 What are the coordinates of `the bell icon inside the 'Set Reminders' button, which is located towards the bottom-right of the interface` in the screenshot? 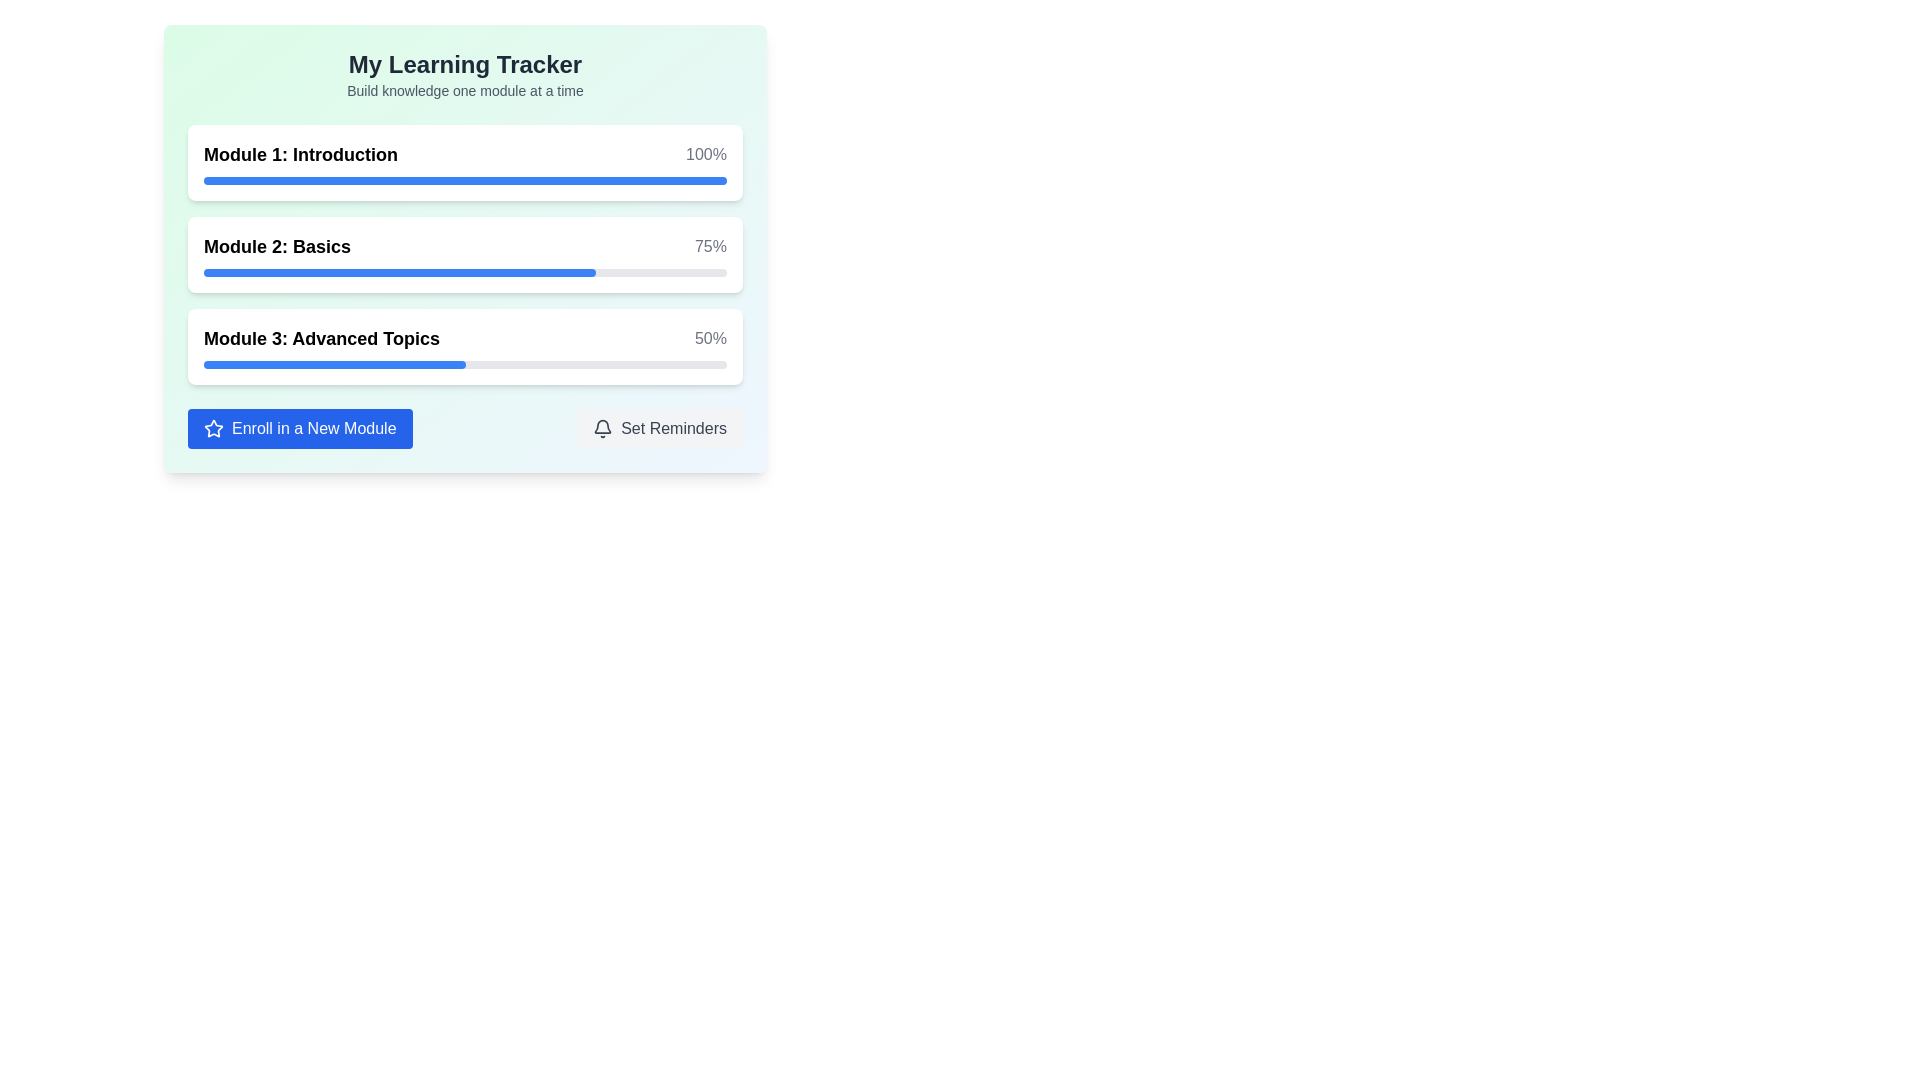 It's located at (602, 427).